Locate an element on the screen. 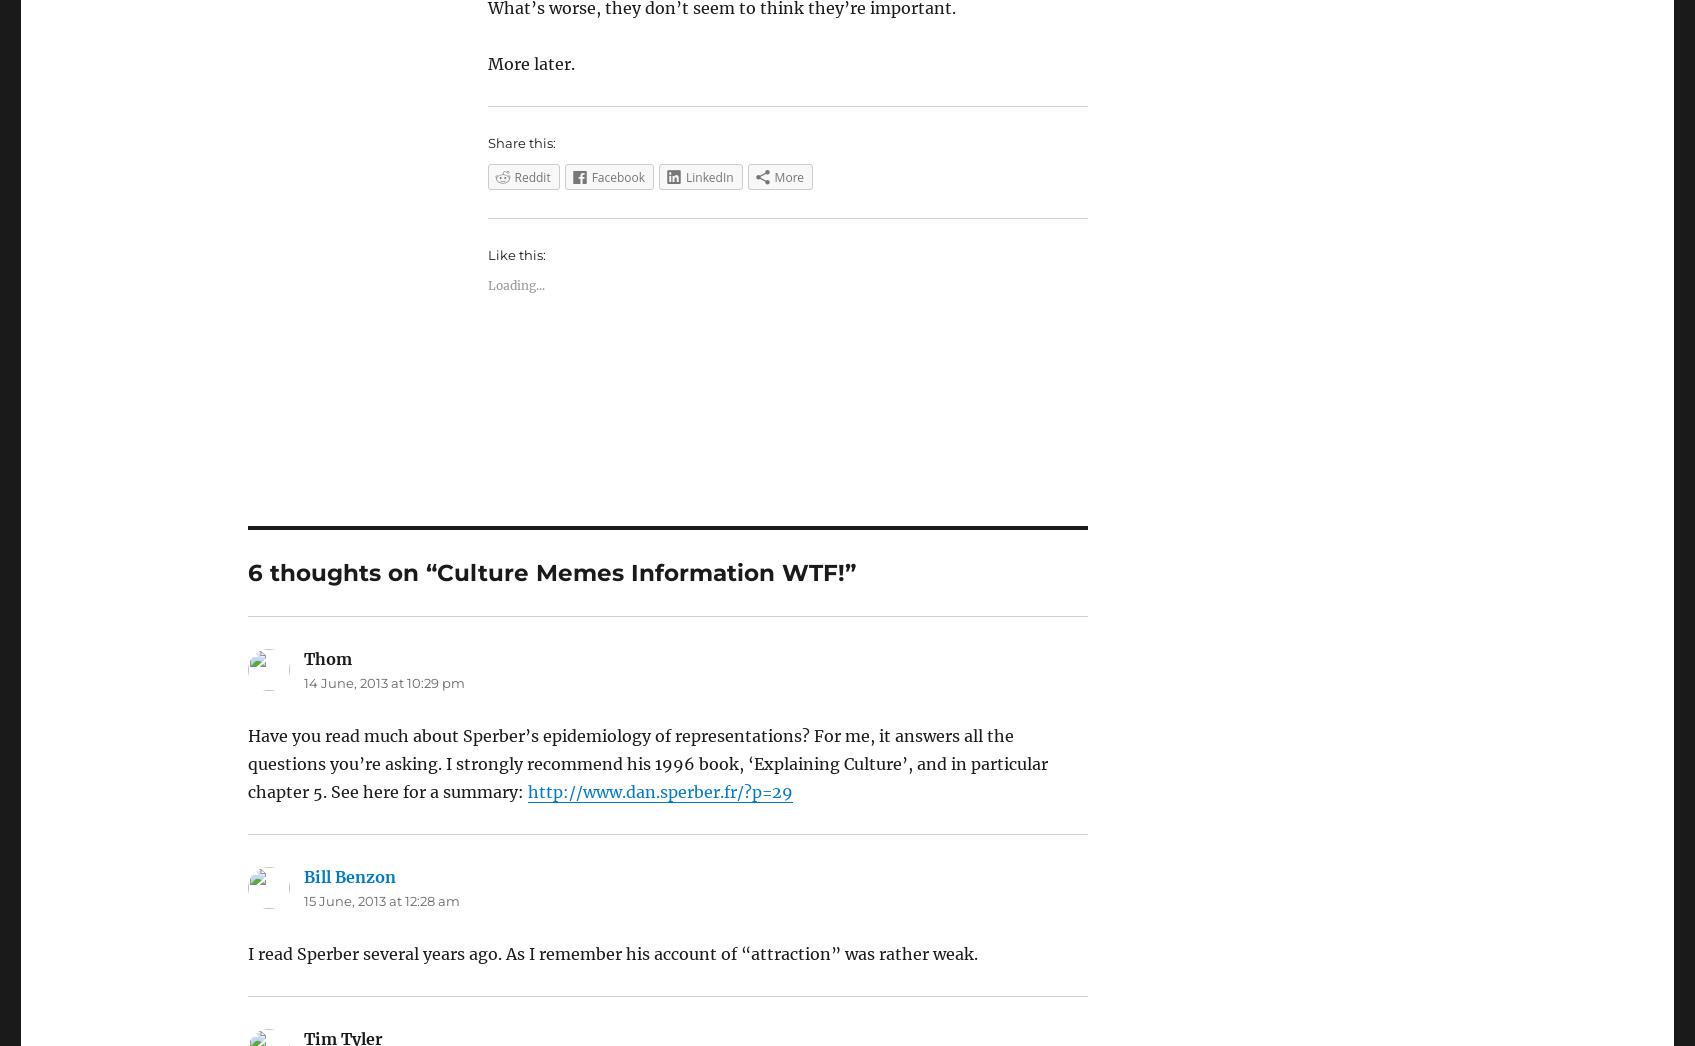 The height and width of the screenshot is (1046, 1695). 'Thom' is located at coordinates (326, 657).